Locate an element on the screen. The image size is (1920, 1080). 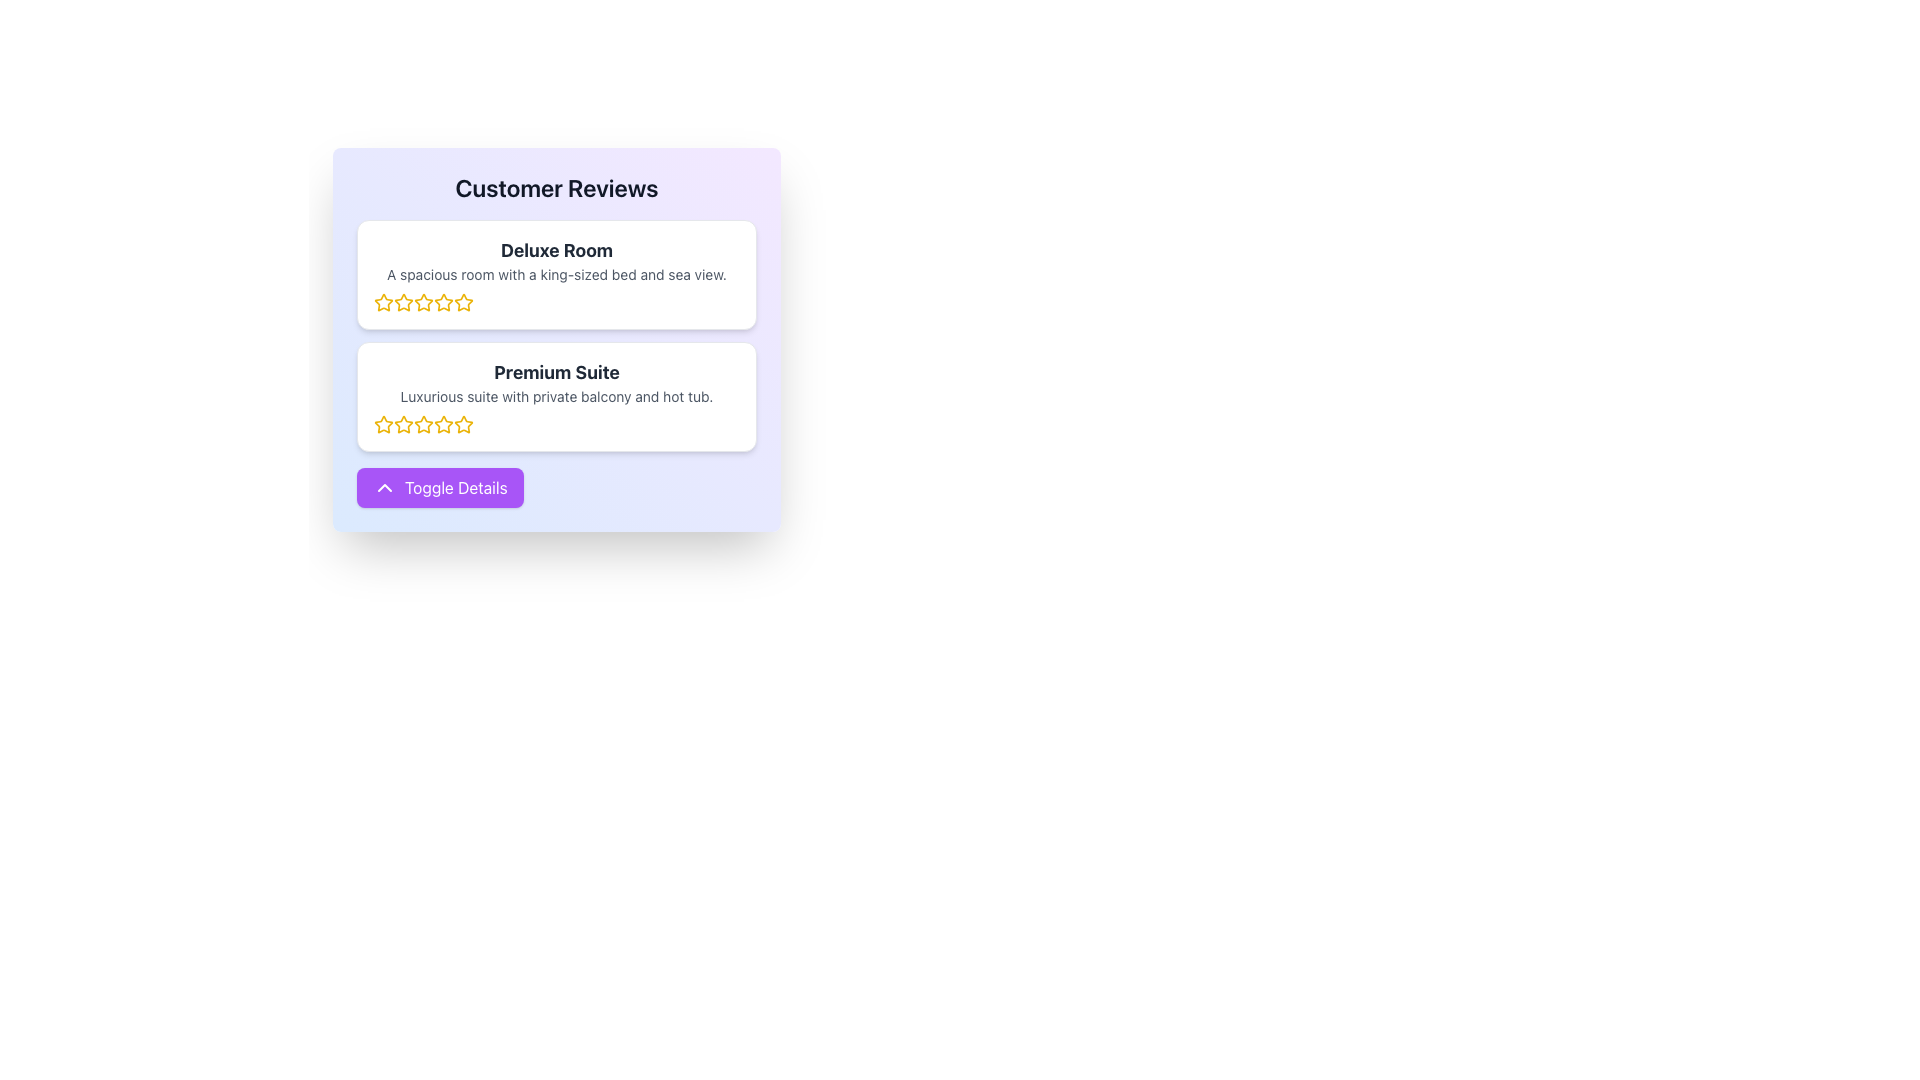
a star in the rating system for the 'Deluxe Room' is located at coordinates (556, 303).